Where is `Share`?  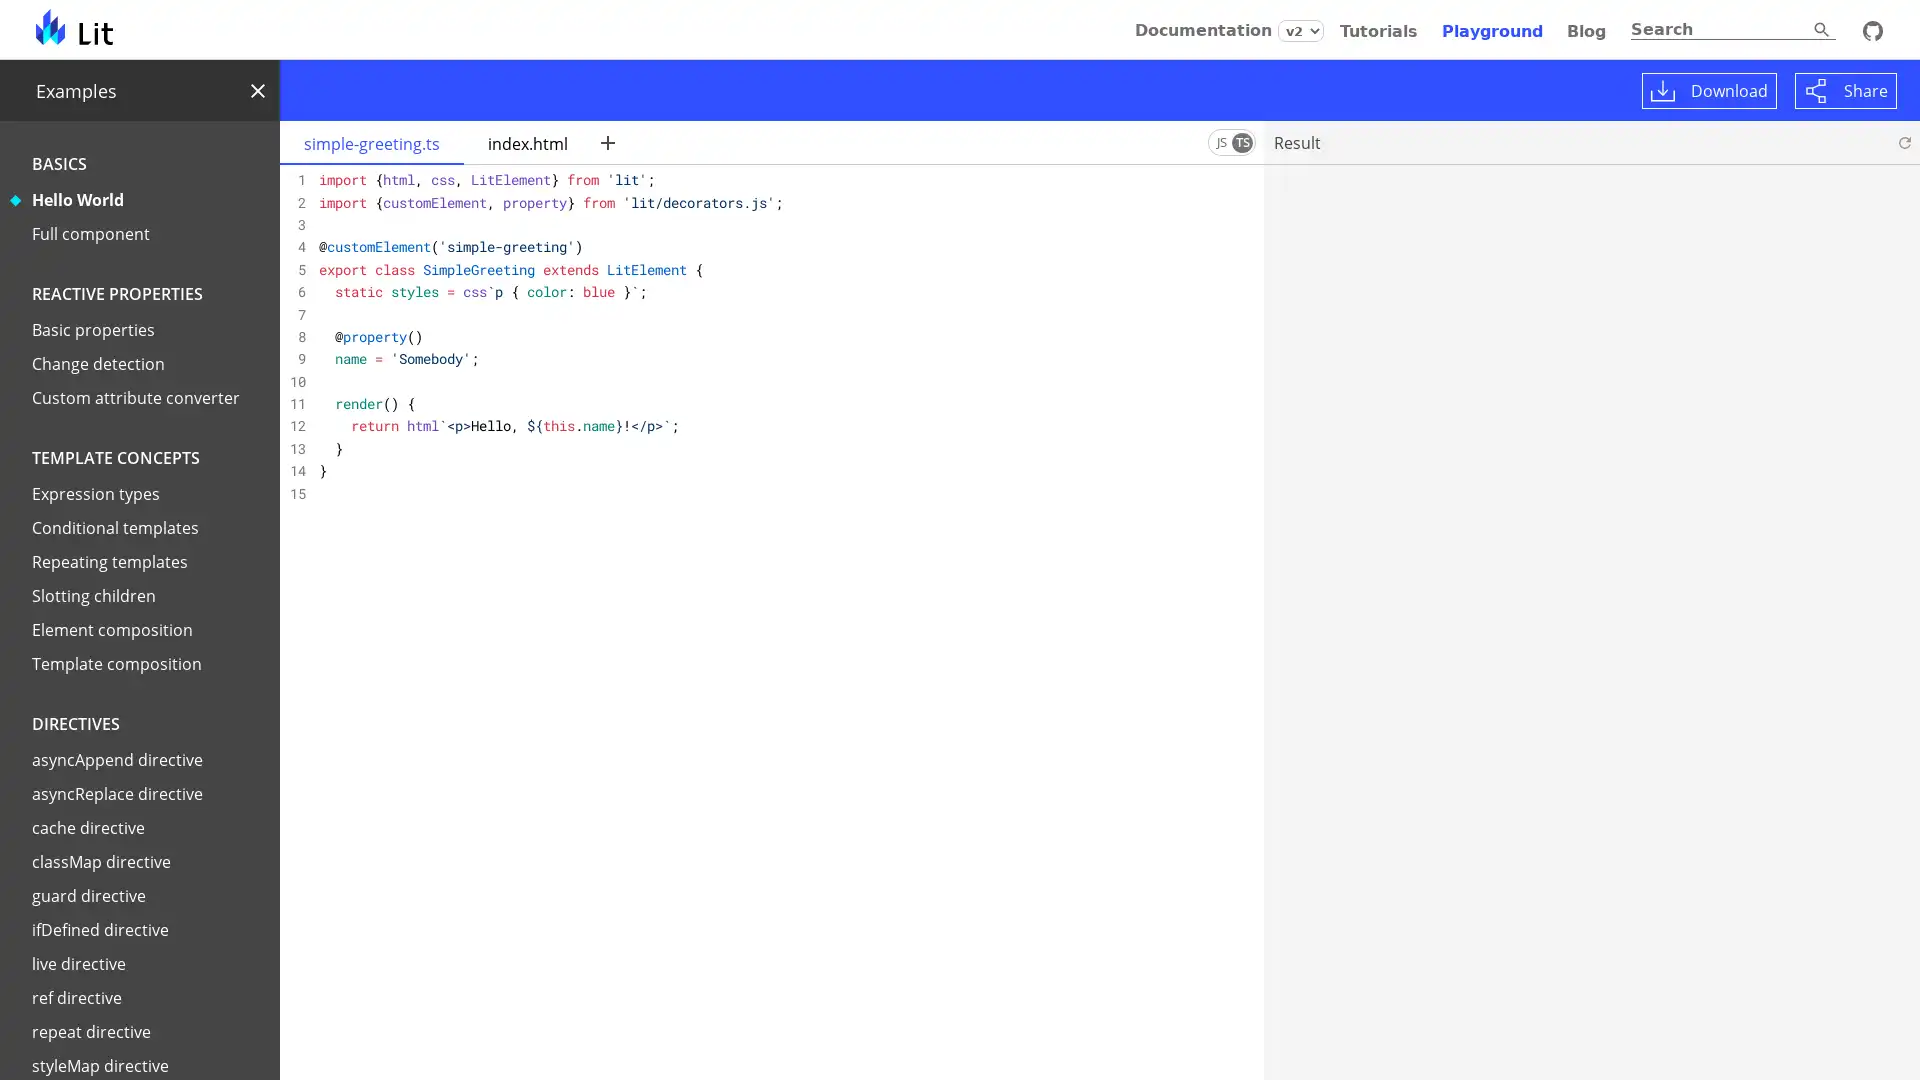
Share is located at coordinates (1843, 88).